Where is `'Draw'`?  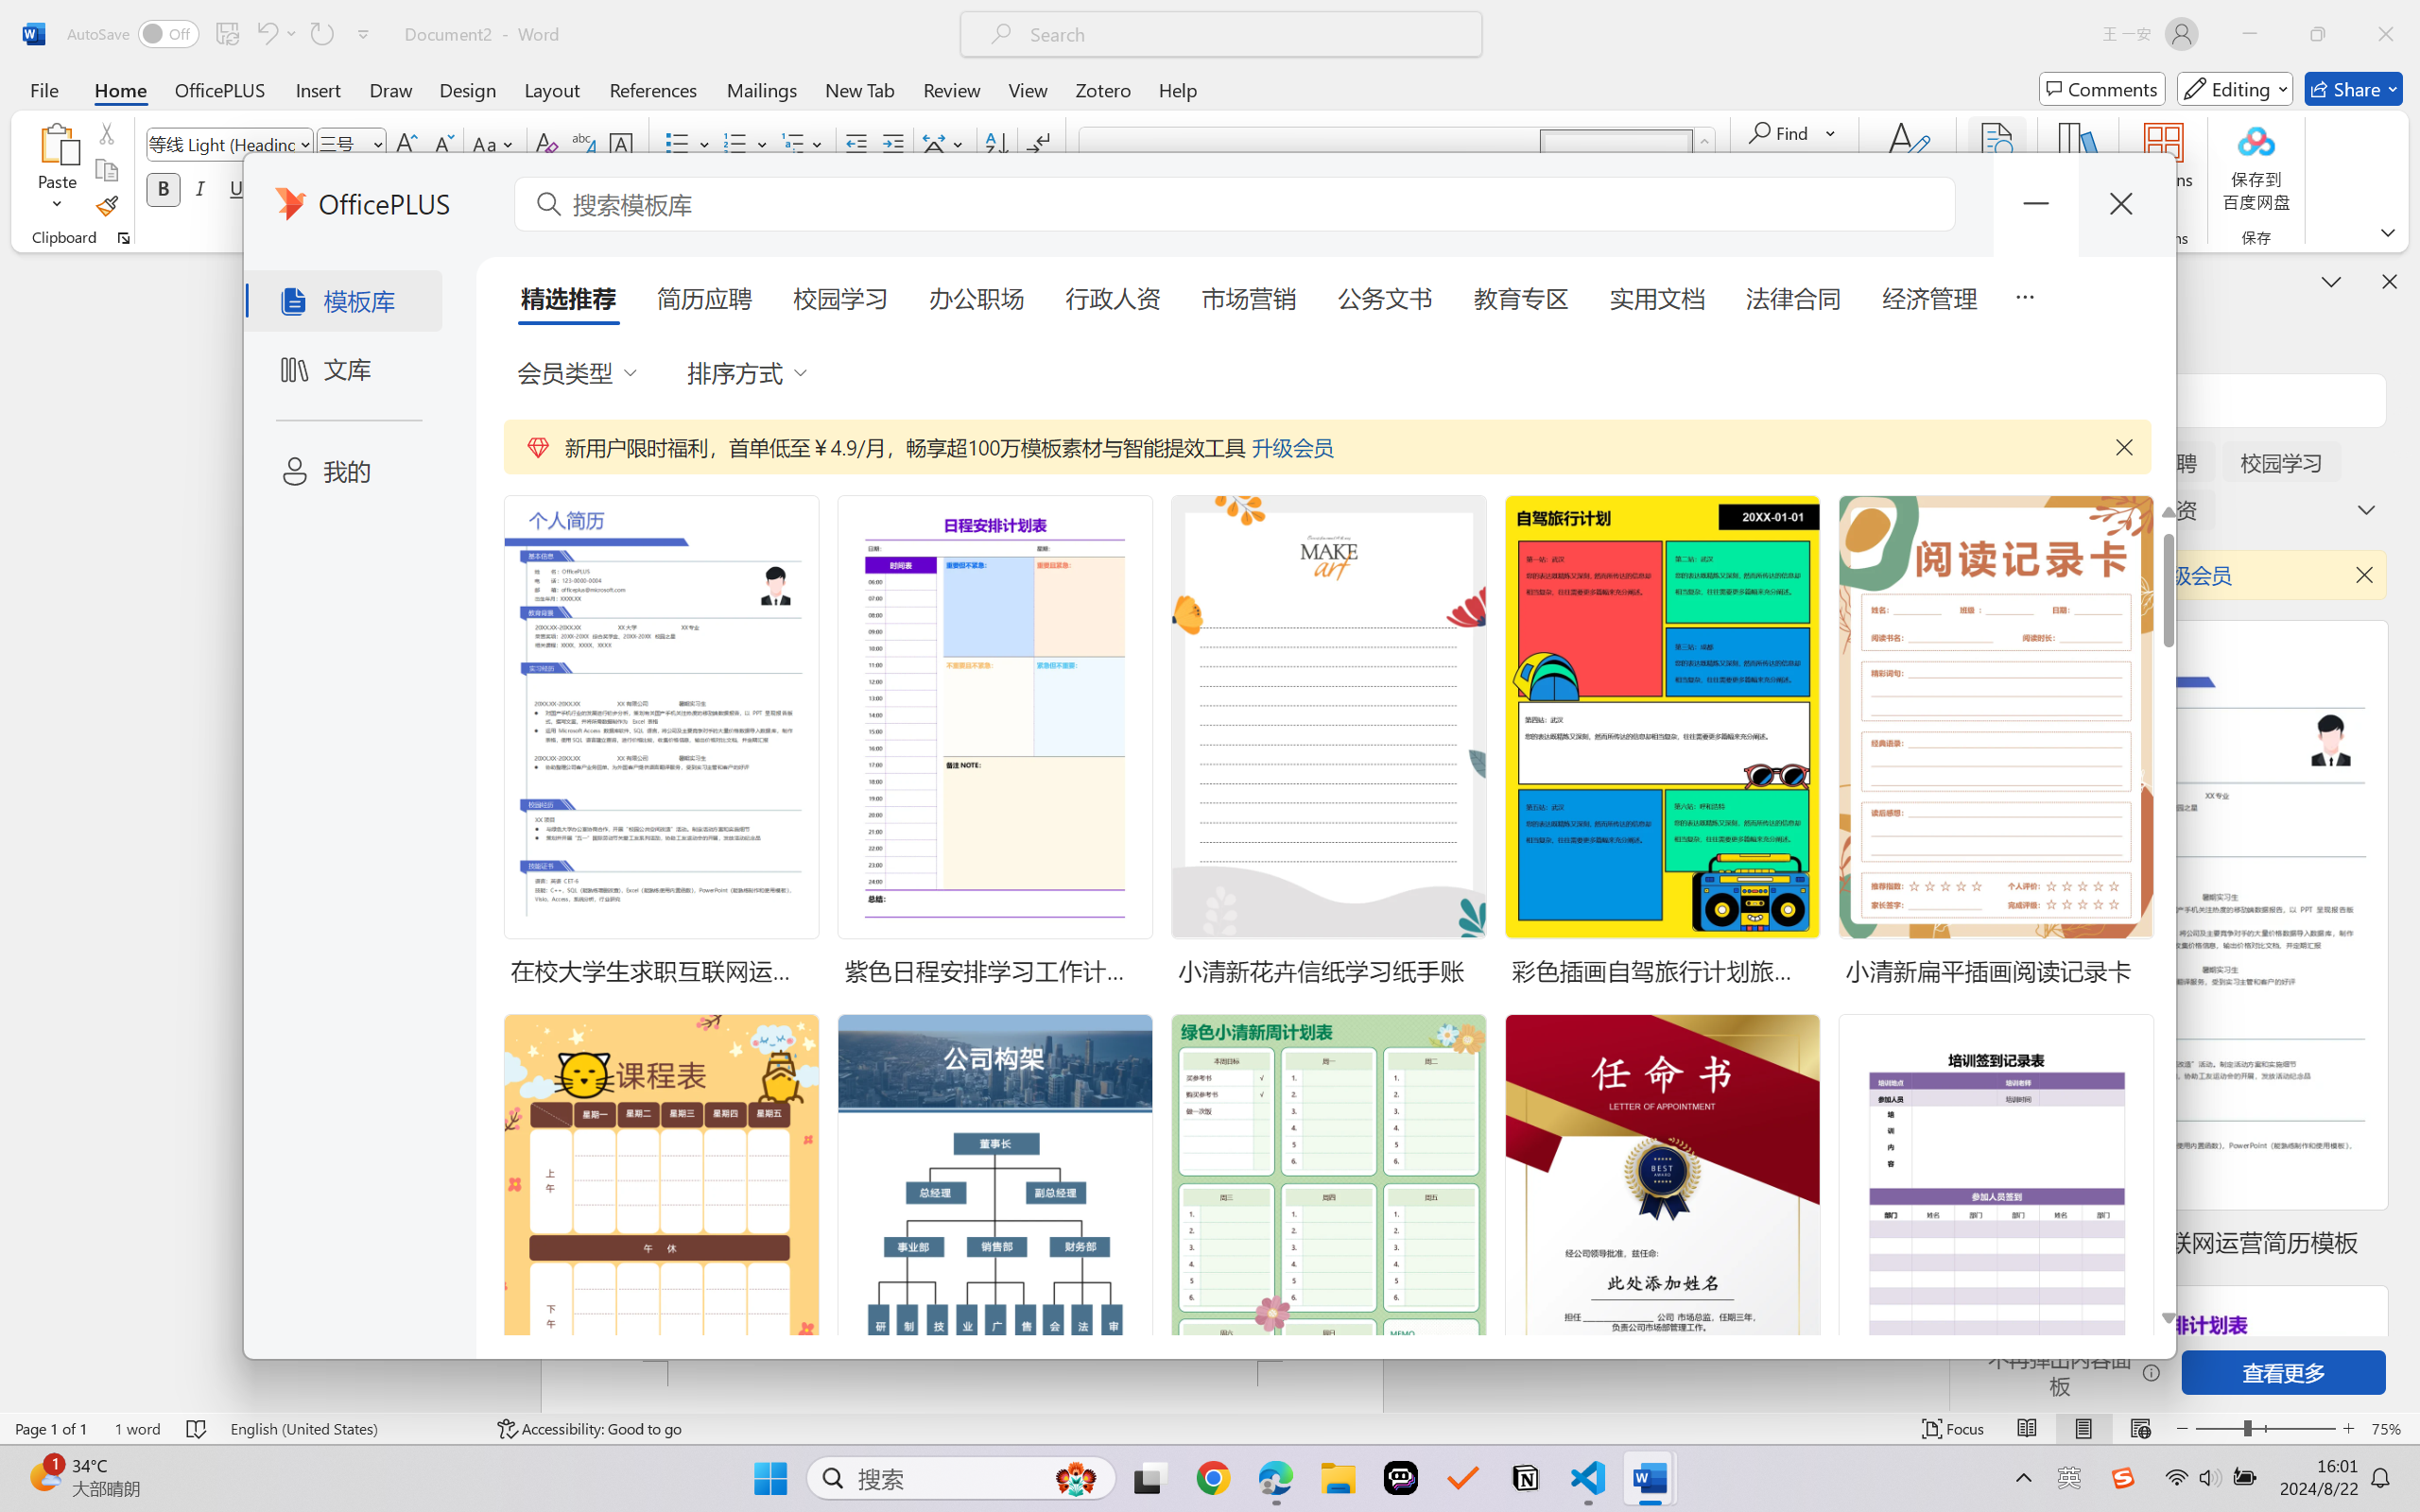 'Draw' is located at coordinates (391, 88).